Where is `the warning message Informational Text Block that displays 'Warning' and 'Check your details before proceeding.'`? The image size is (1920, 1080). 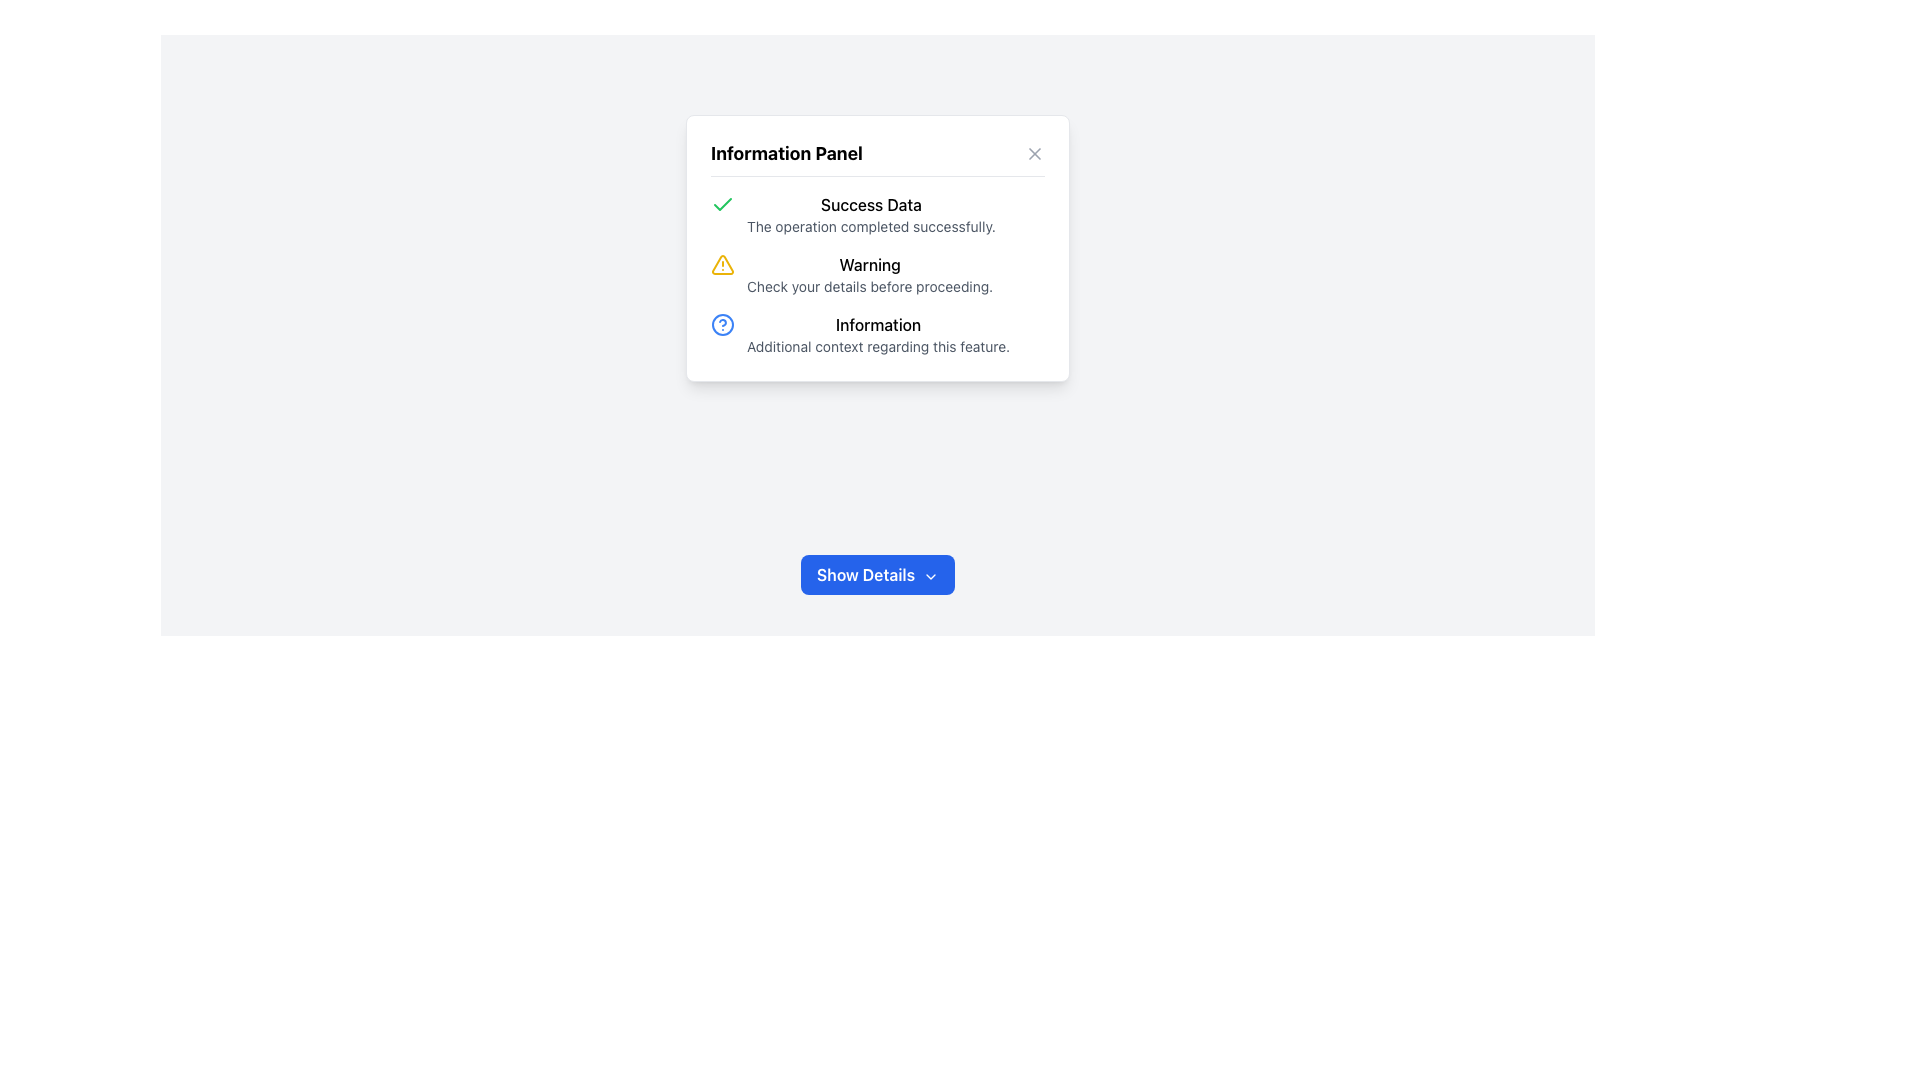 the warning message Informational Text Block that displays 'Warning' and 'Check your details before proceeding.' is located at coordinates (878, 274).